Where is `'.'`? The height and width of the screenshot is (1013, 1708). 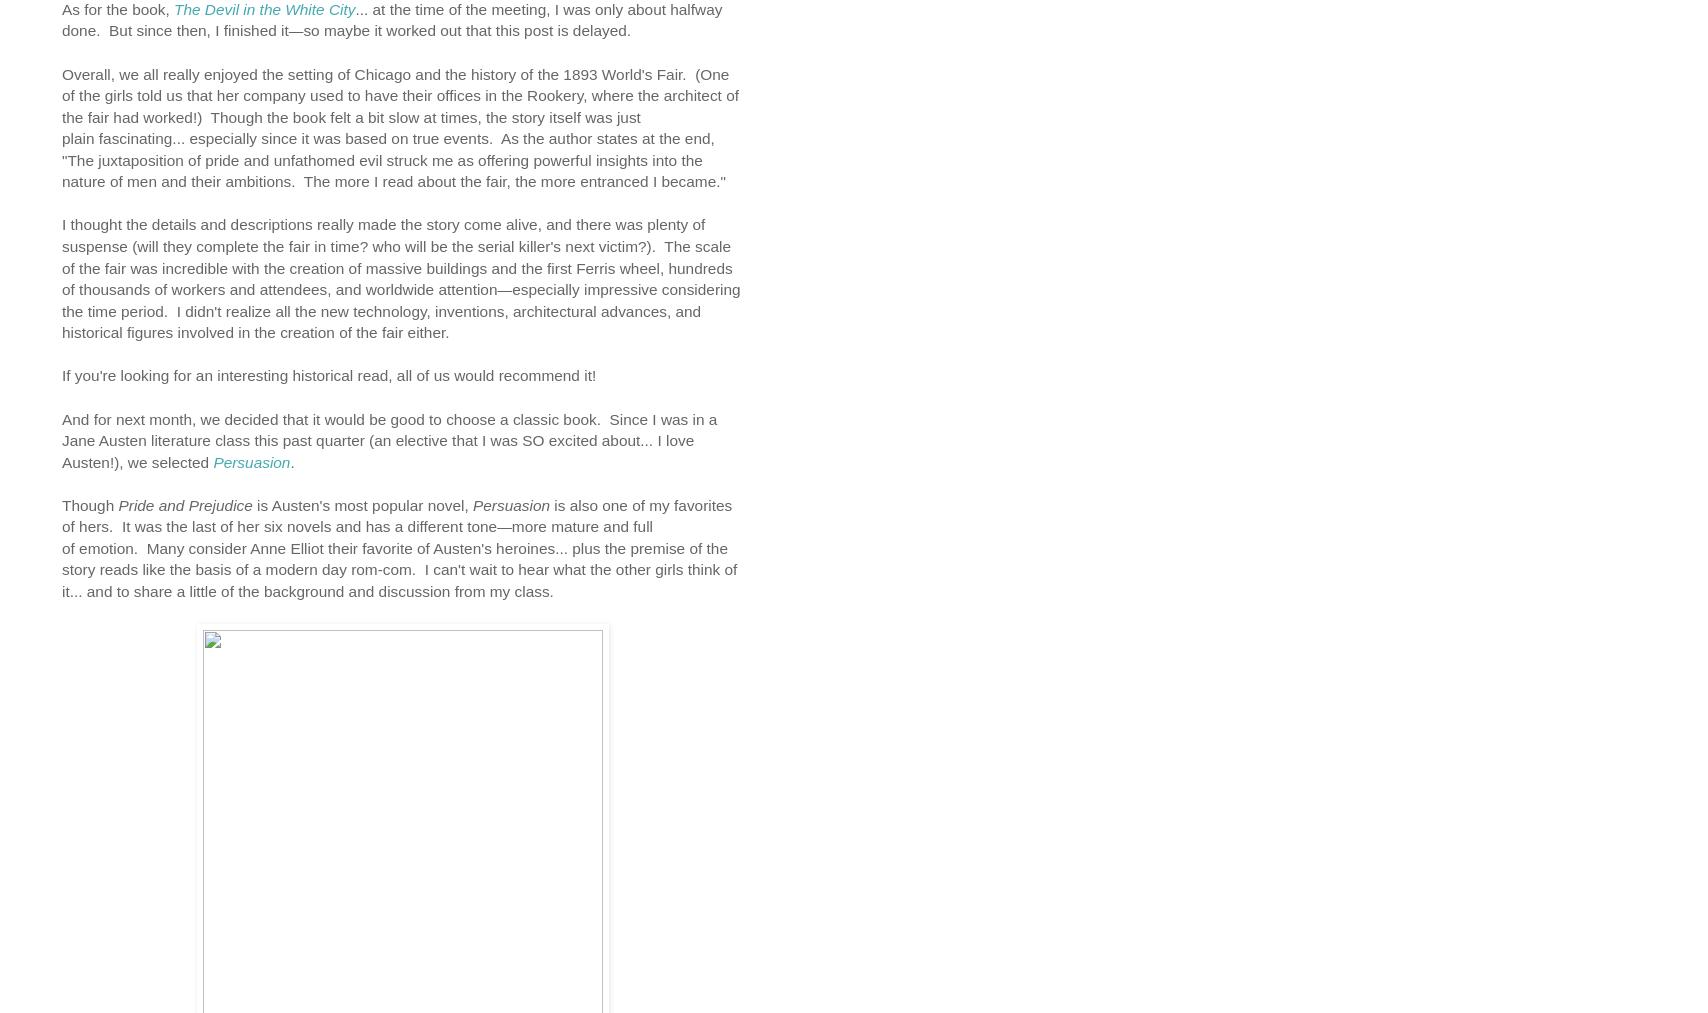
'.' is located at coordinates (293, 460).